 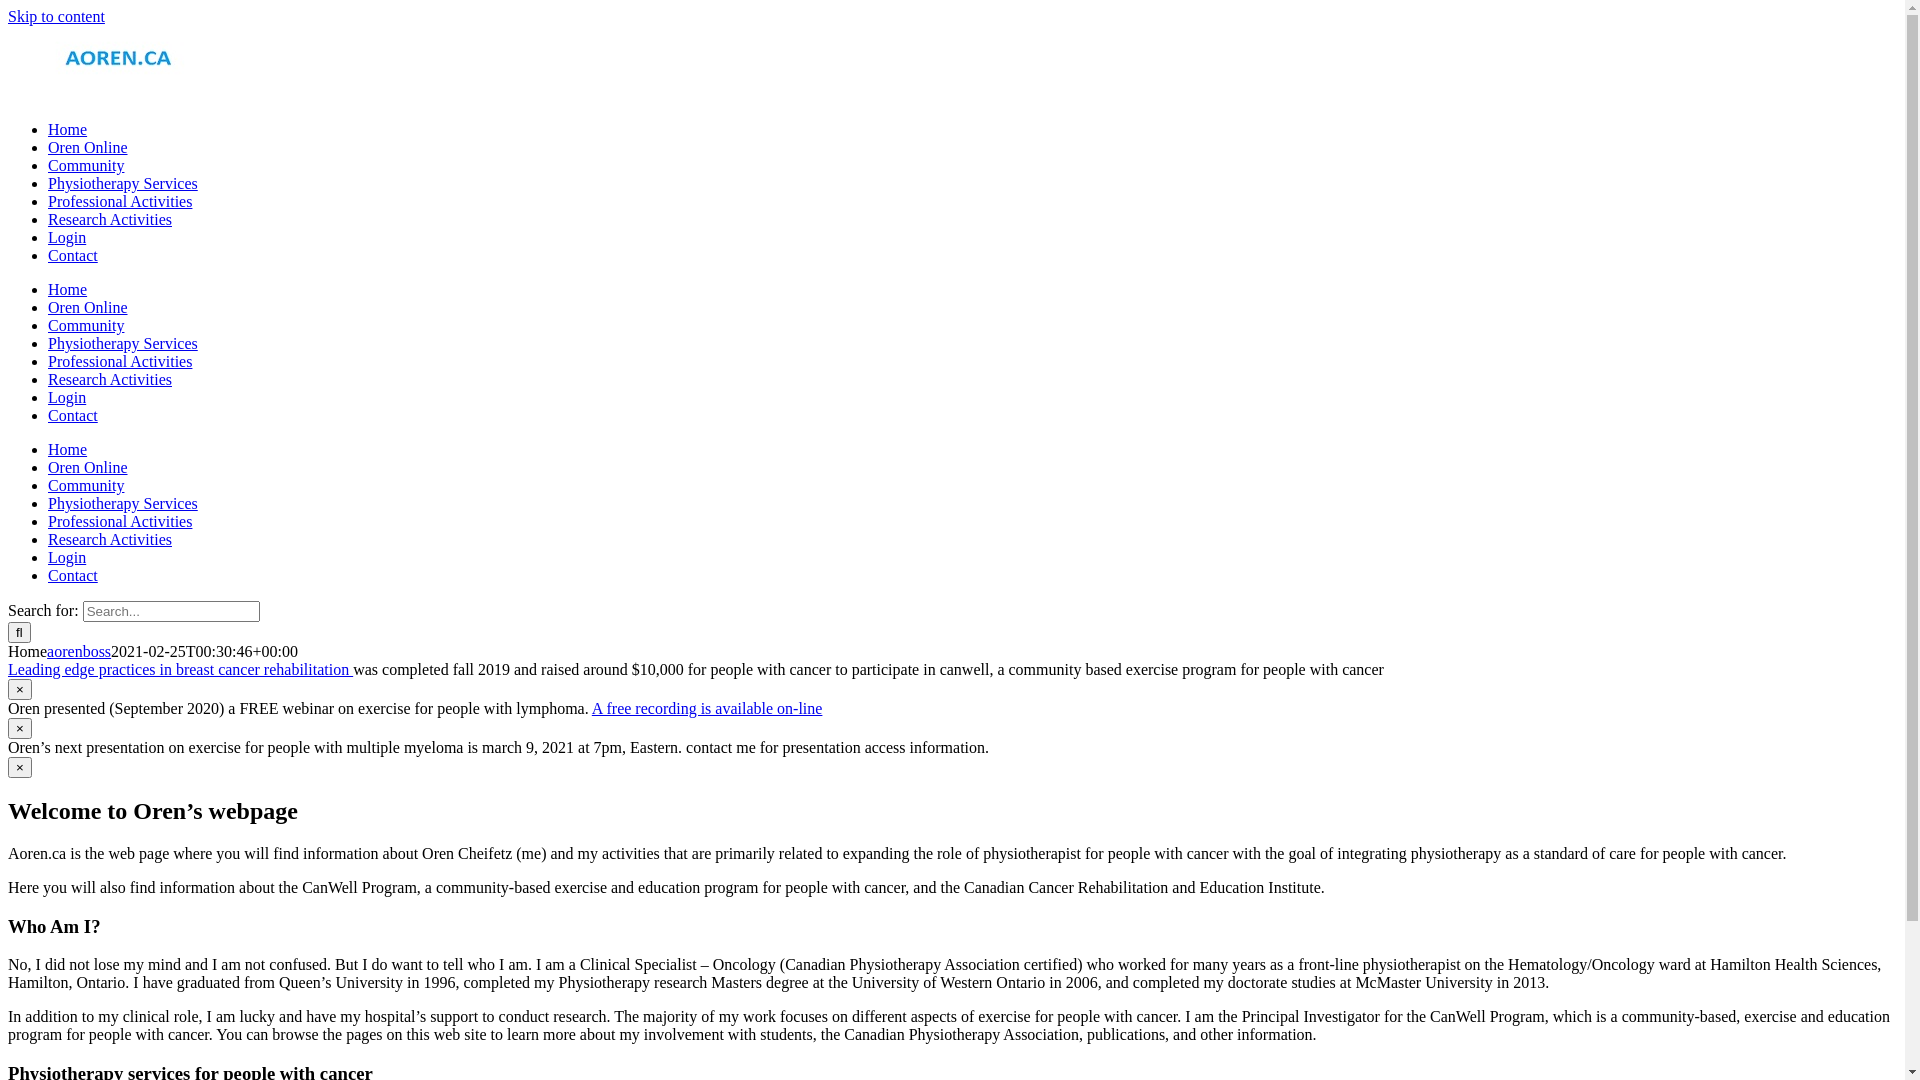 What do you see at coordinates (48, 397) in the screenshot?
I see `'Login'` at bounding box center [48, 397].